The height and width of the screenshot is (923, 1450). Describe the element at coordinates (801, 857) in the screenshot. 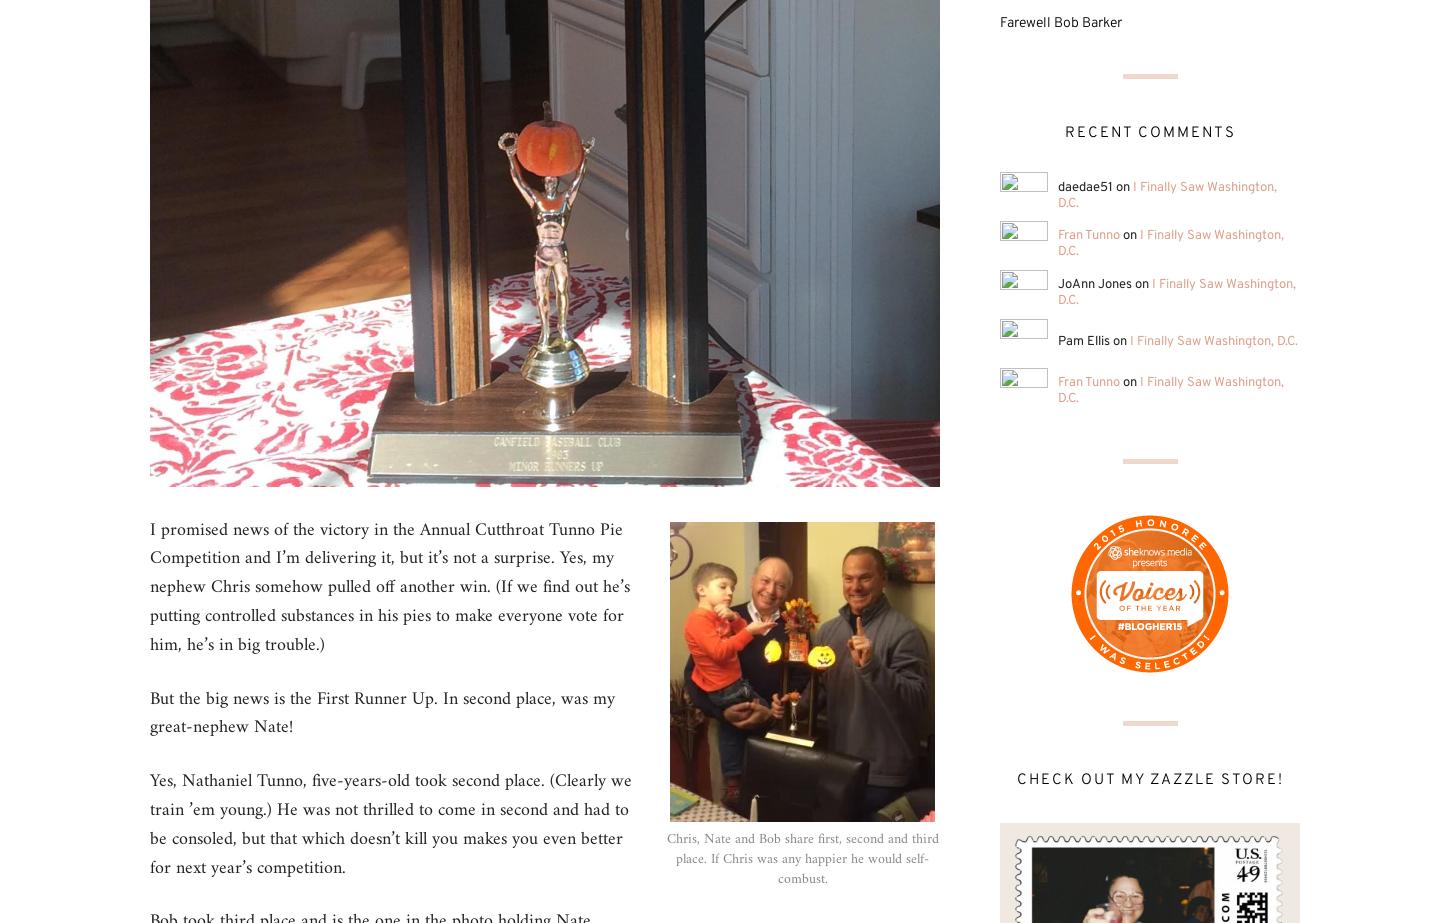

I see `'Chris, Nate and Bob share first, second and third place. If Chris was any happier he would self-combust.'` at that location.